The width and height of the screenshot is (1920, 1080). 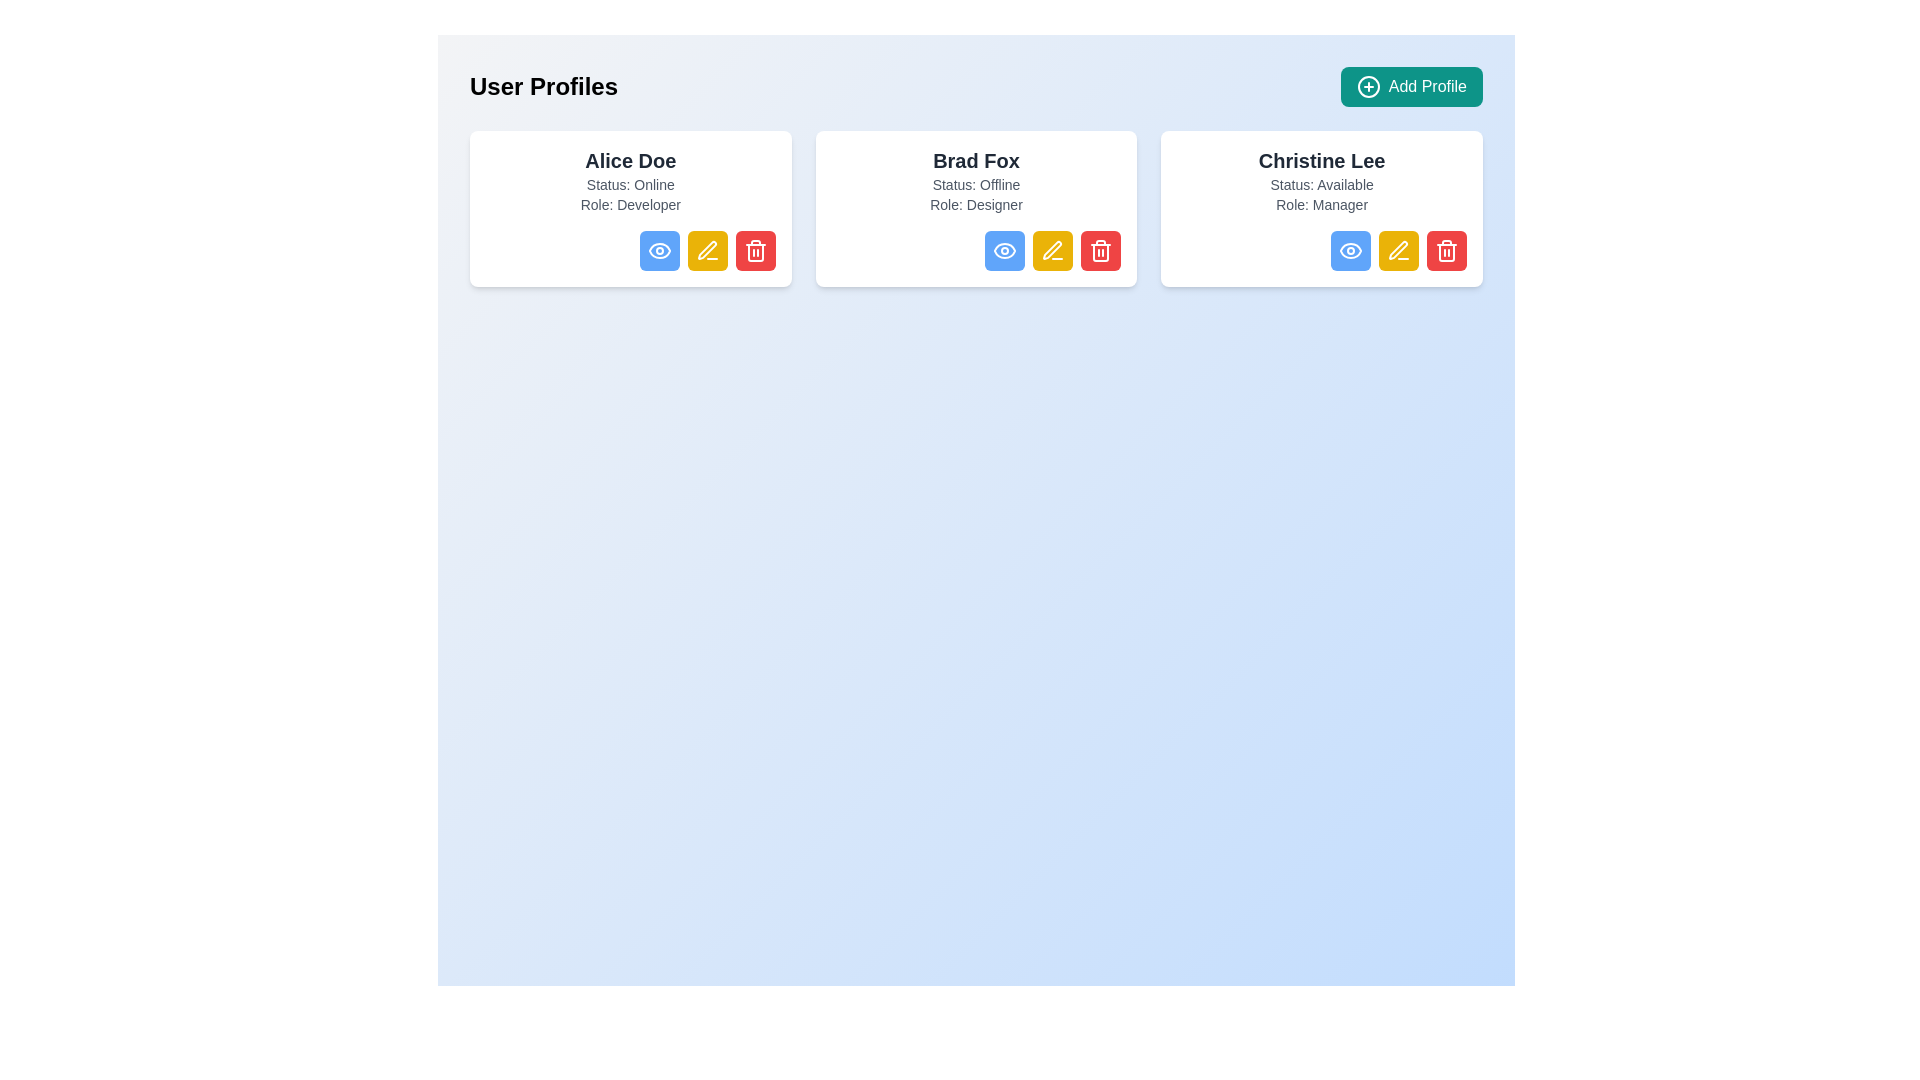 I want to click on the yellow pen icon button located within Alice Doe's profile card to initiate the edit action, so click(x=707, y=249).